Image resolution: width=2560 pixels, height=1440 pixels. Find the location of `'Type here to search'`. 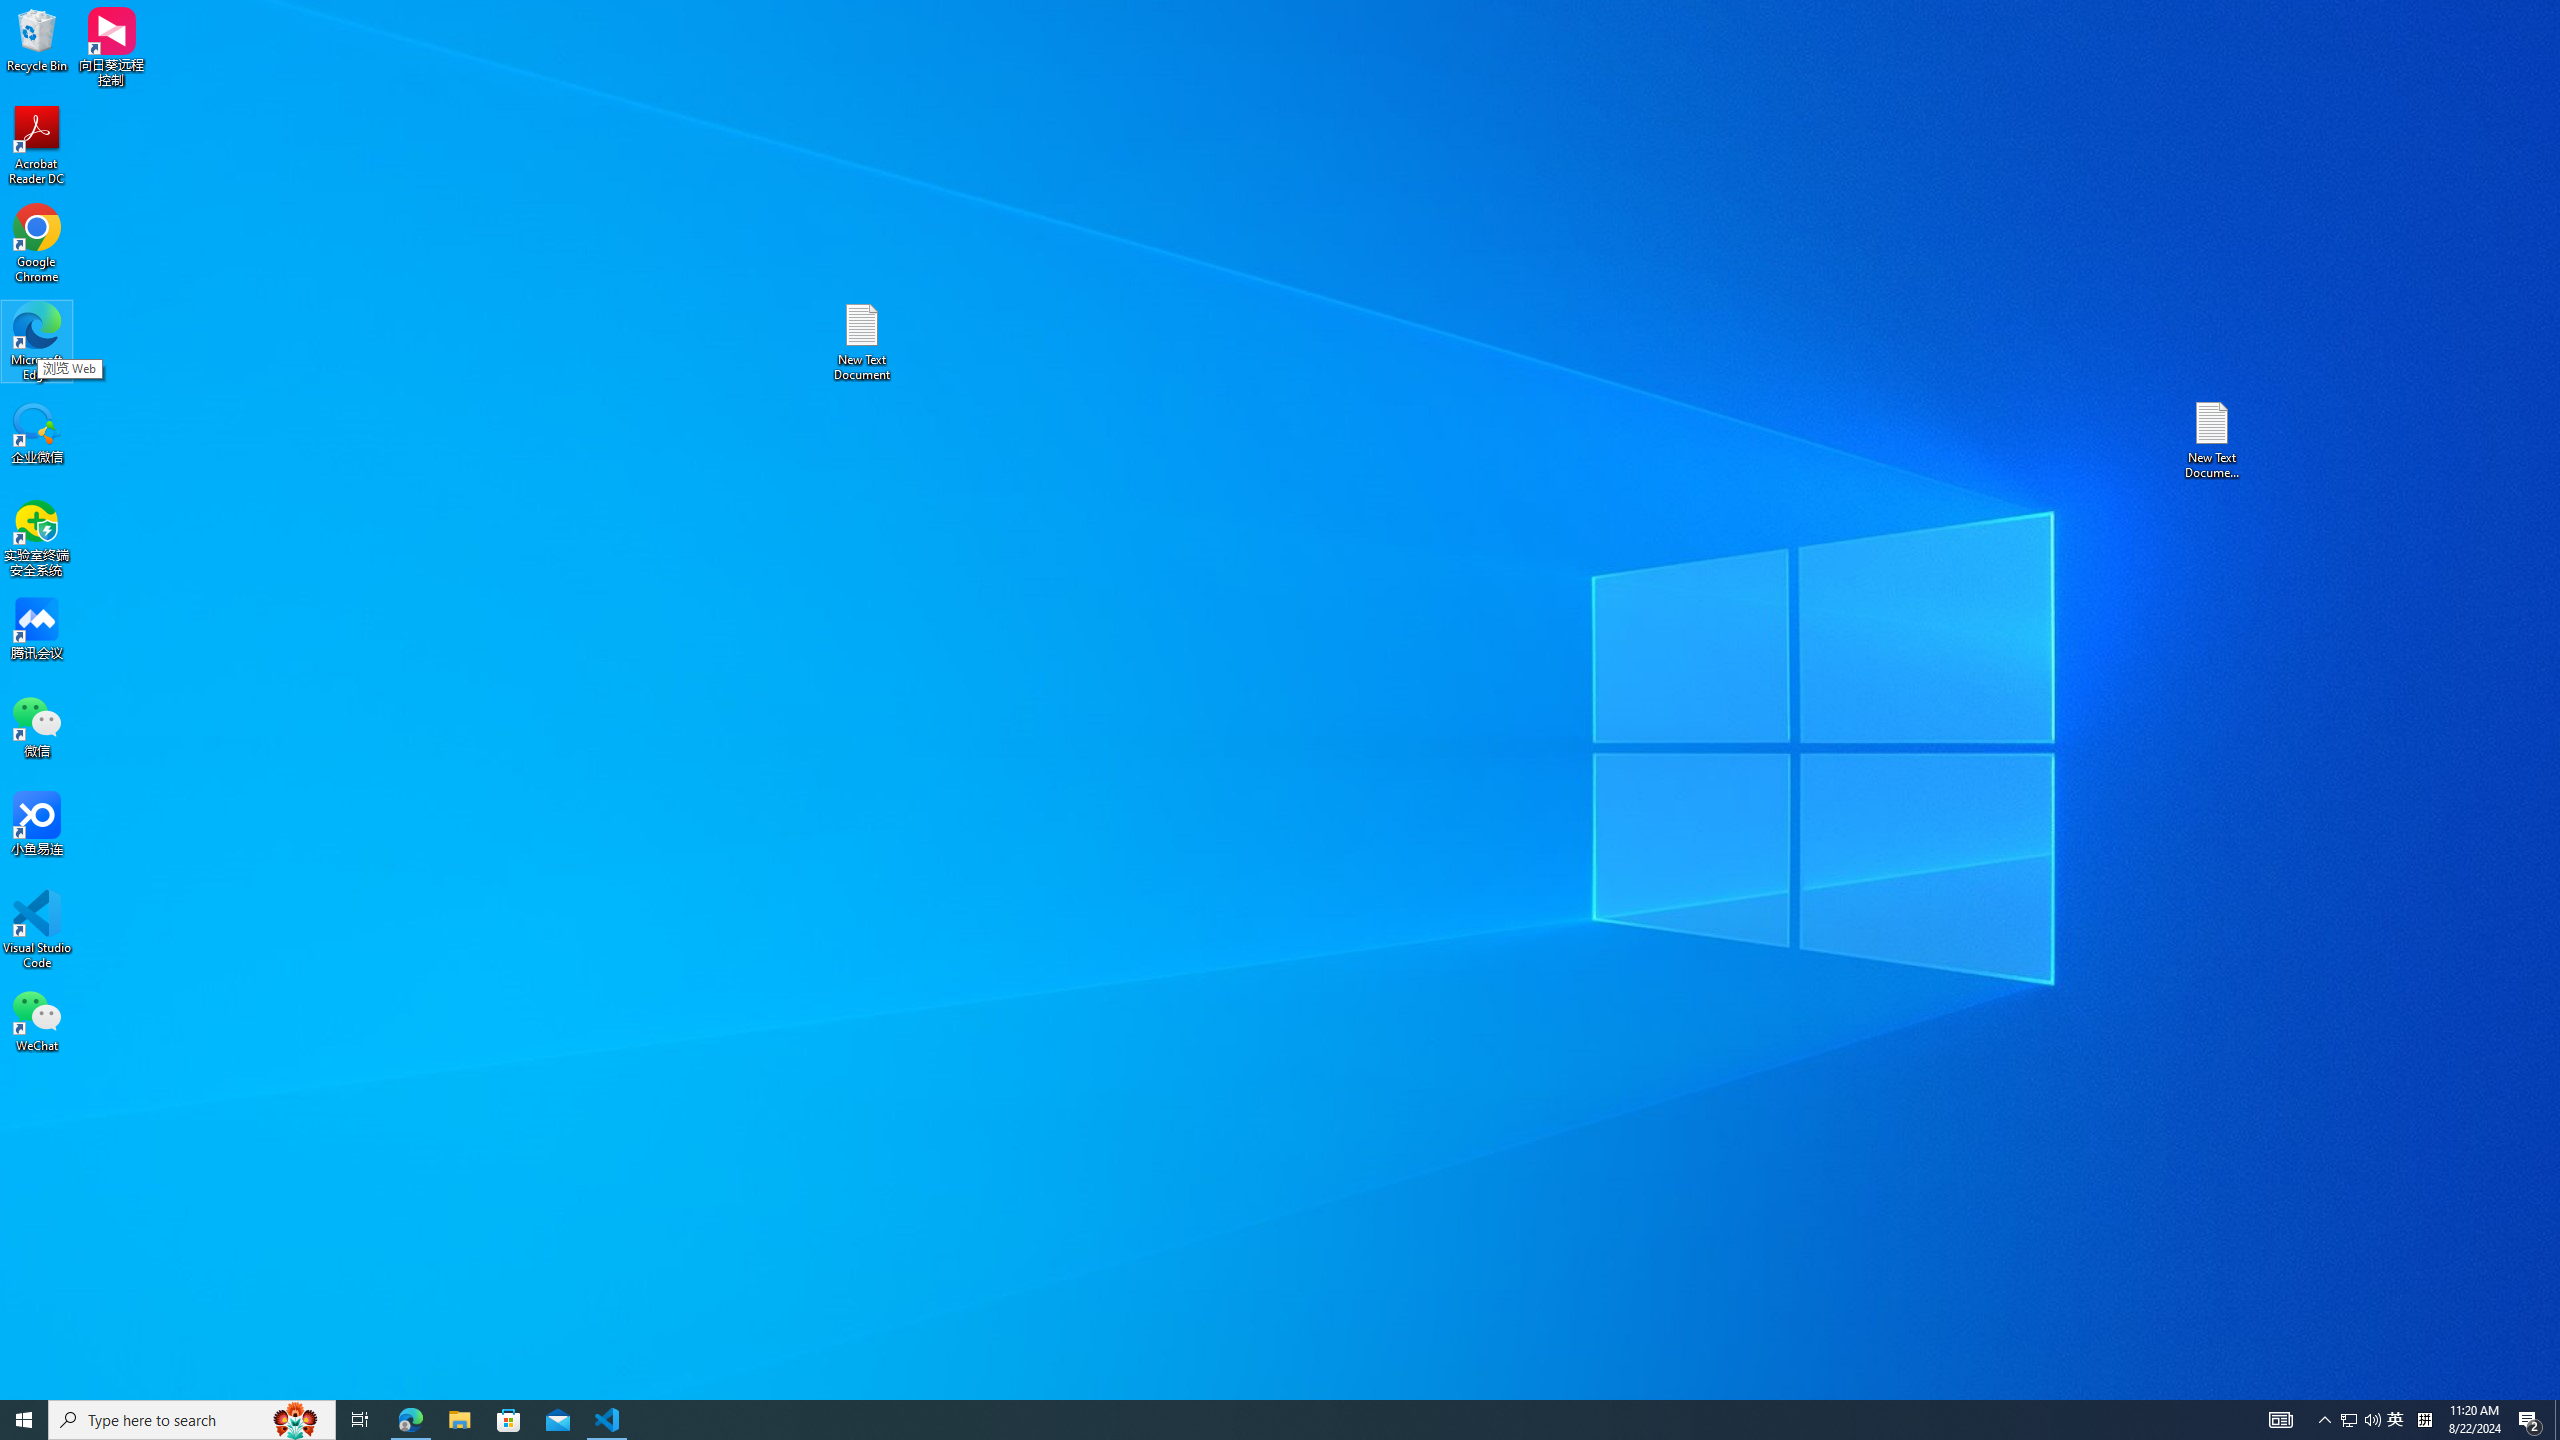

'Type here to search' is located at coordinates (191, 1418).